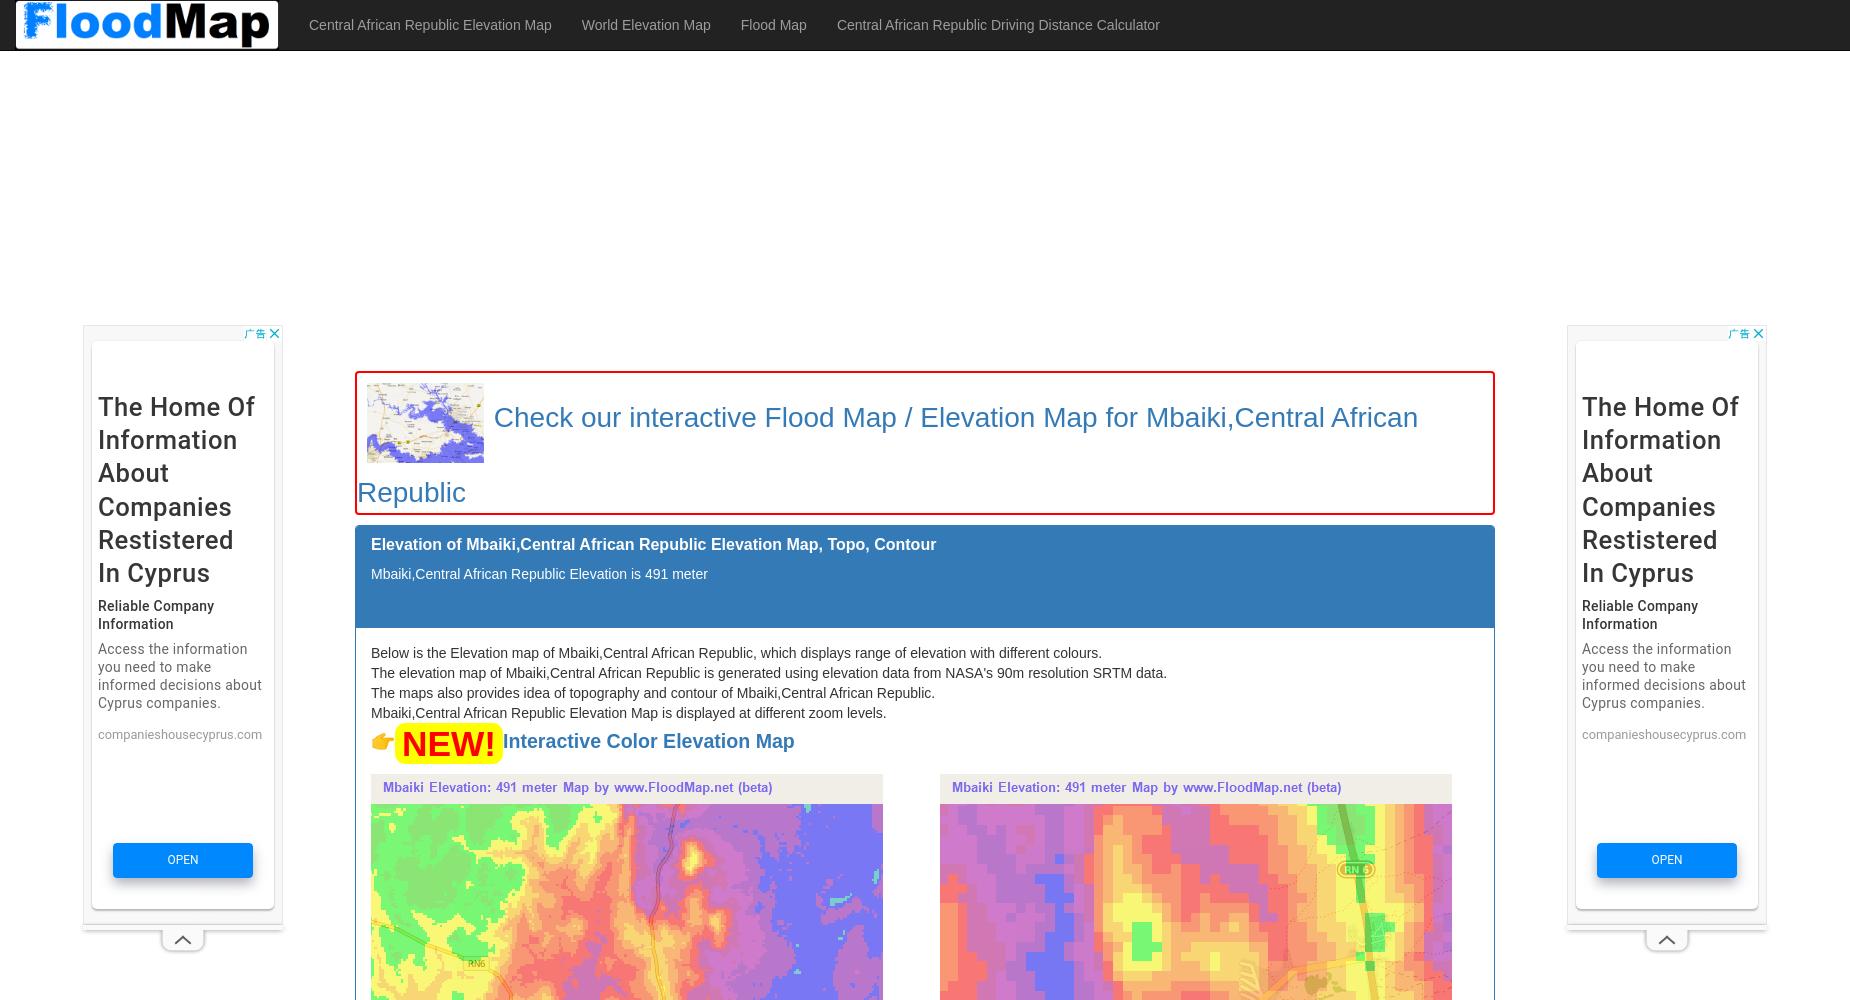 This screenshot has width=1850, height=1000. Describe the element at coordinates (648, 740) in the screenshot. I see `'Interactive Color Elevation Map'` at that location.